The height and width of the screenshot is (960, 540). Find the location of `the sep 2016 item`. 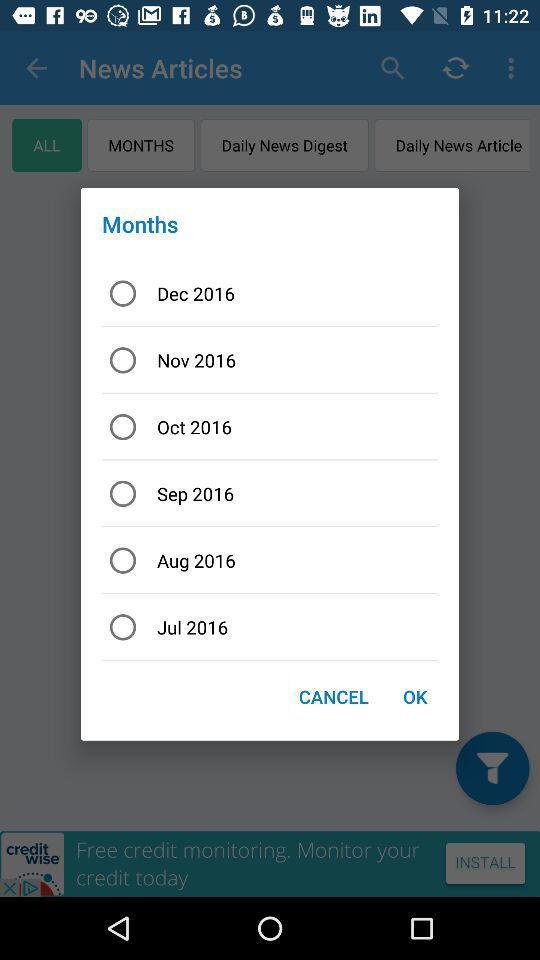

the sep 2016 item is located at coordinates (270, 492).